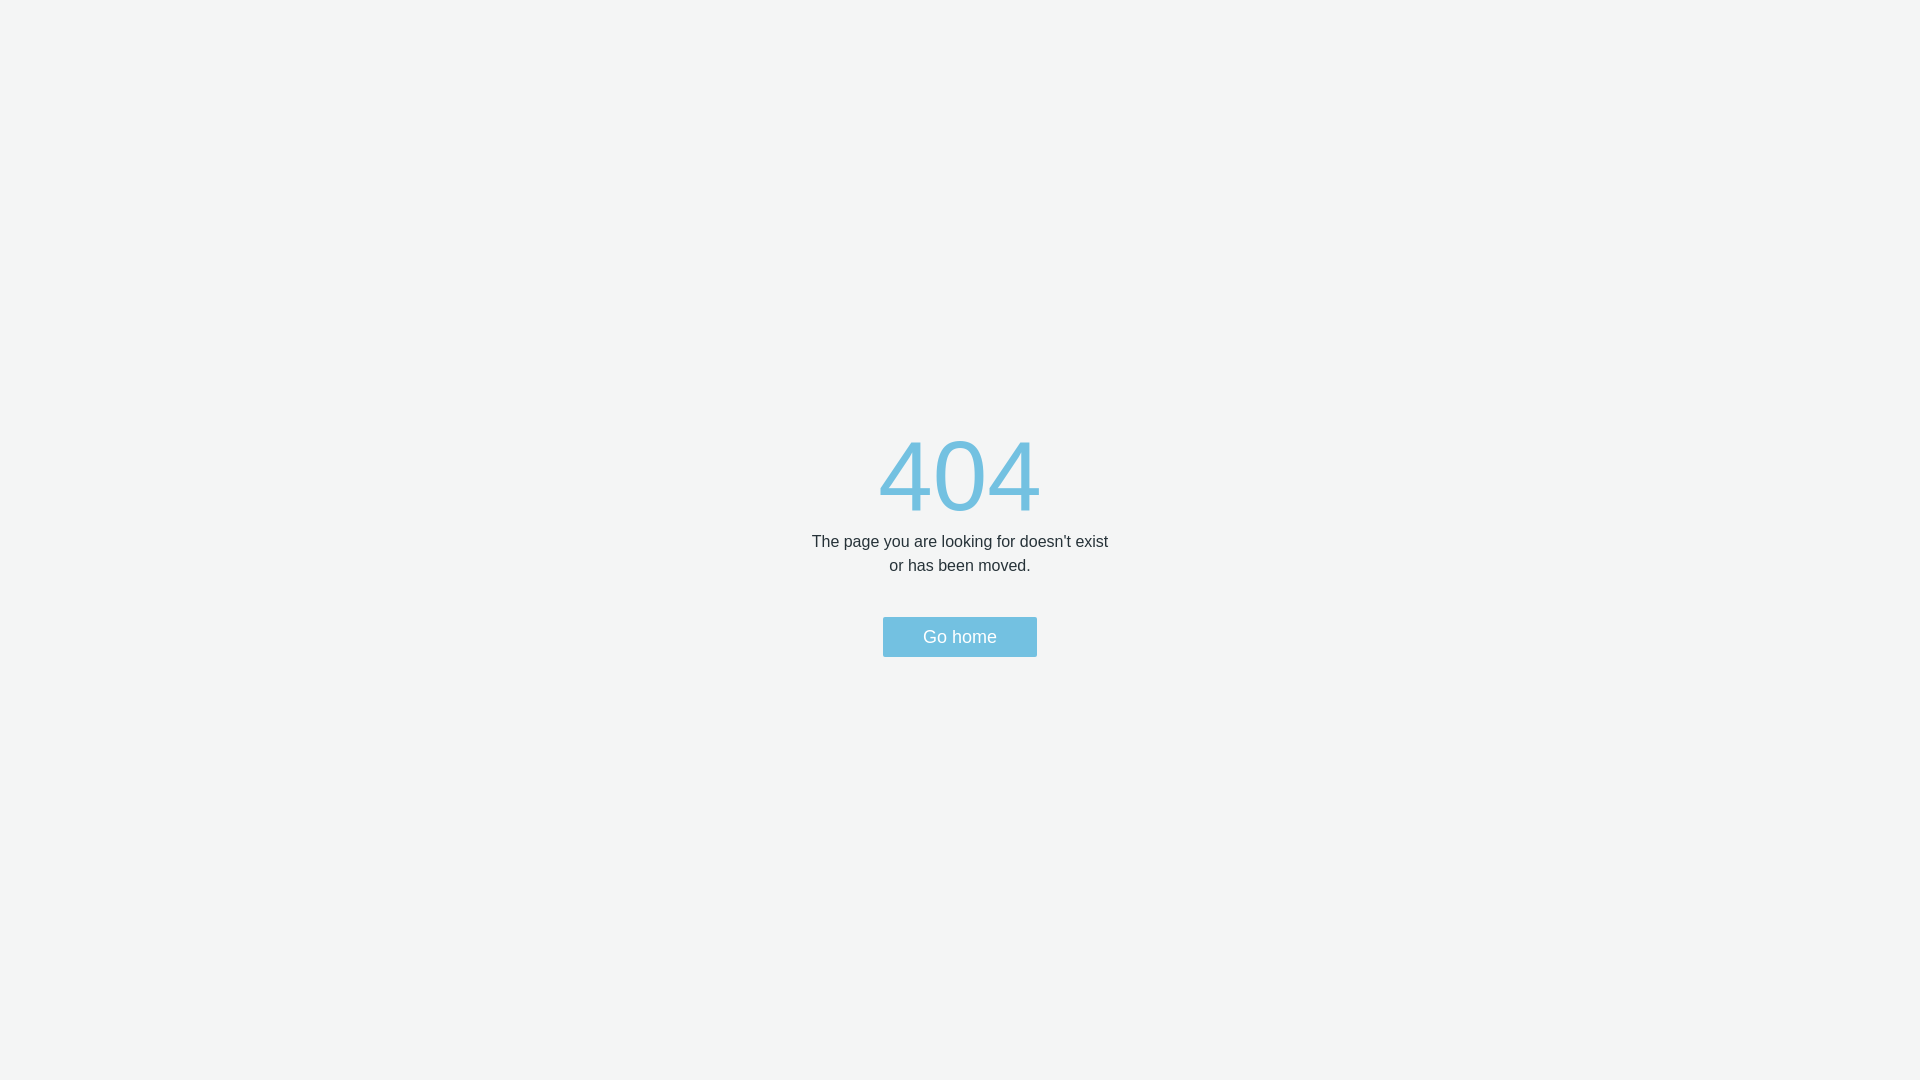  Describe the element at coordinates (960, 636) in the screenshot. I see `'Go home'` at that location.